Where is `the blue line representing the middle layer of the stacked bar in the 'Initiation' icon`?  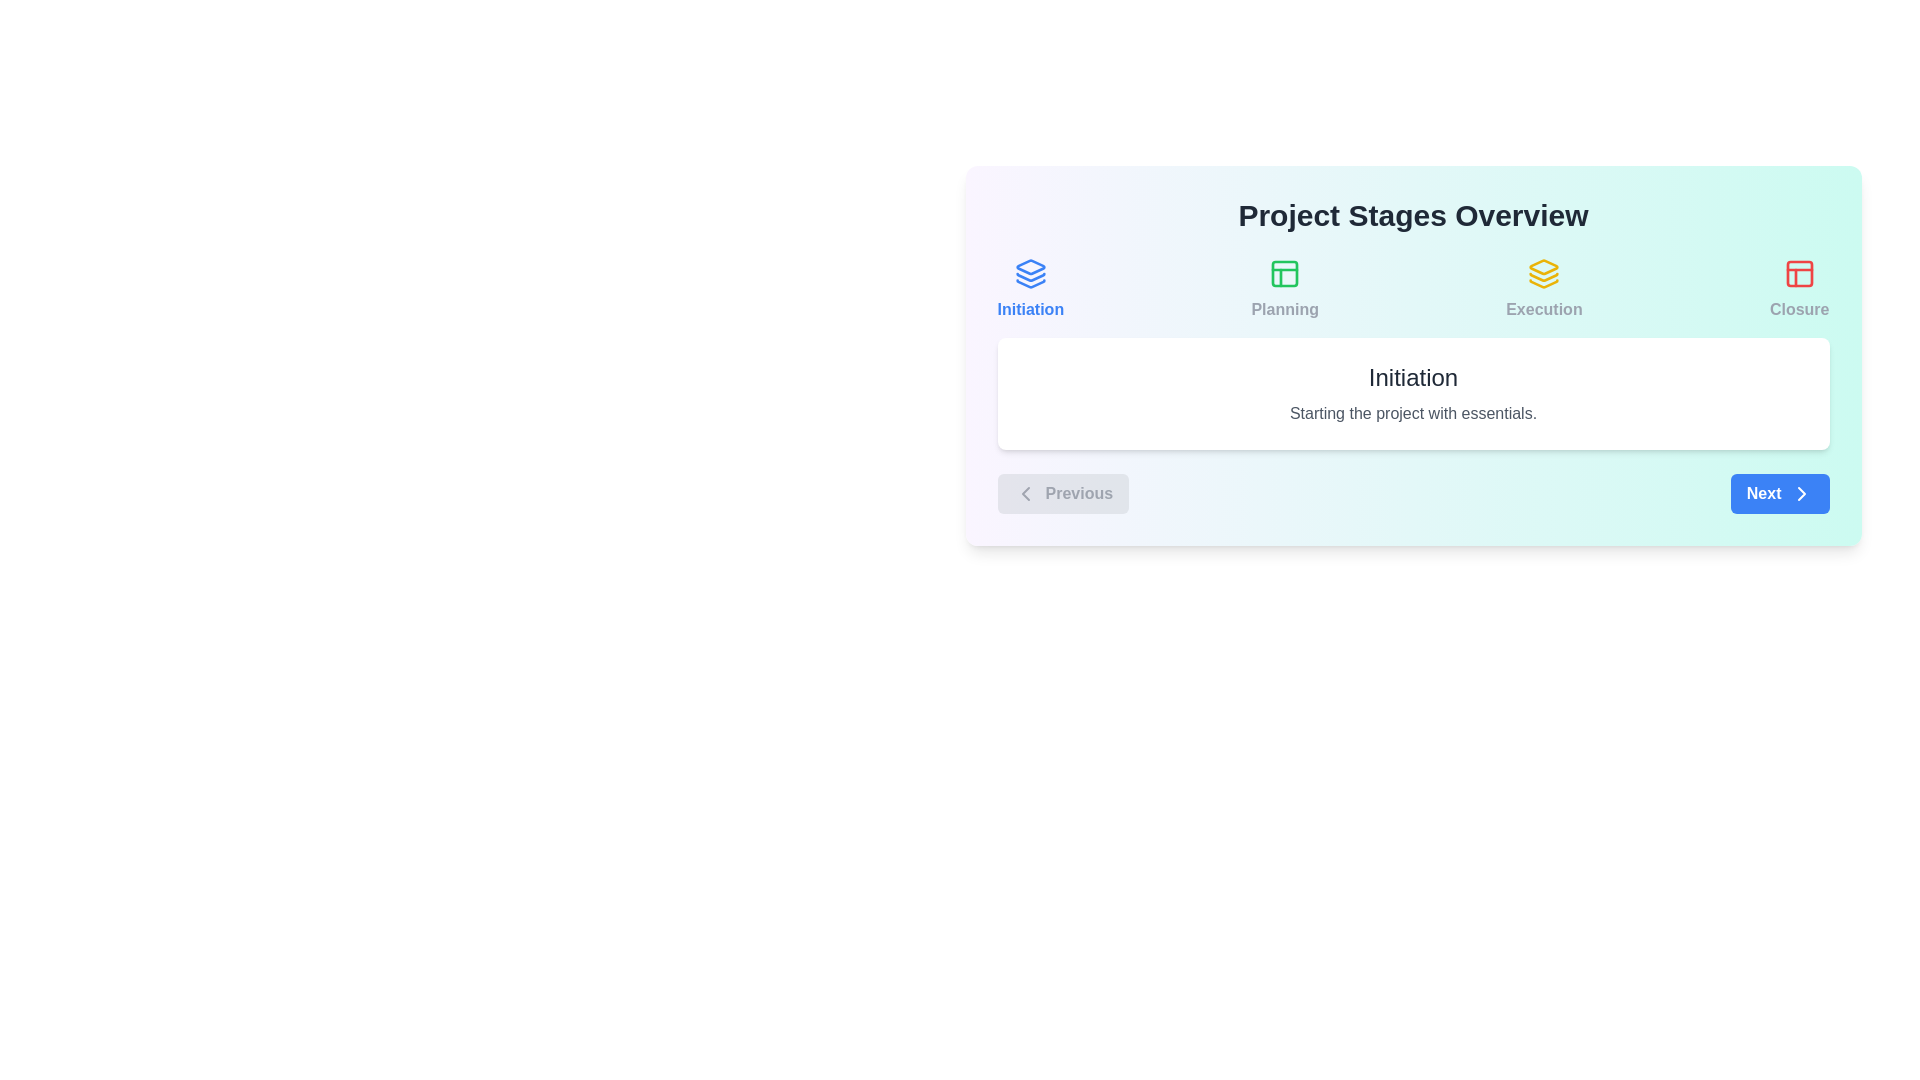 the blue line representing the middle layer of the stacked bar in the 'Initiation' icon is located at coordinates (1030, 277).